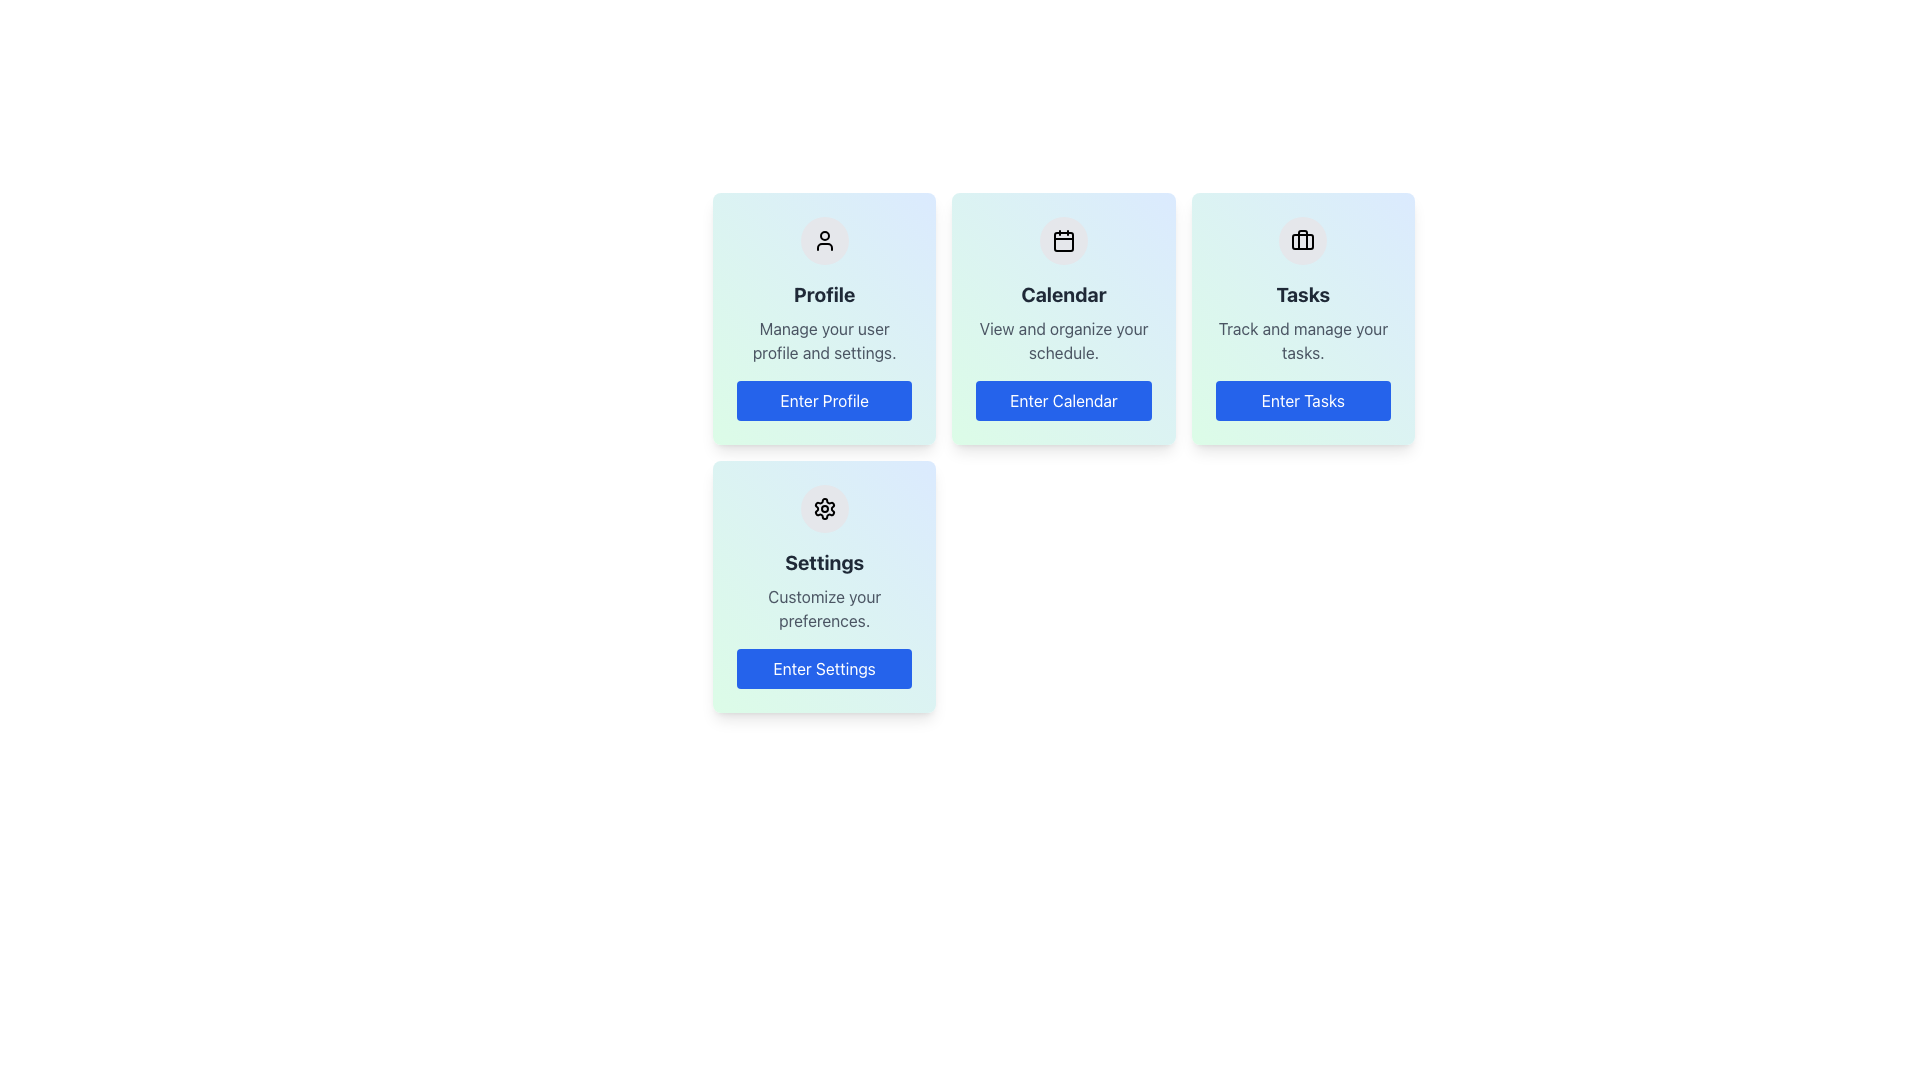  I want to click on the calendar button located in the lower section of the 'Calendar' card, so click(1063, 401).